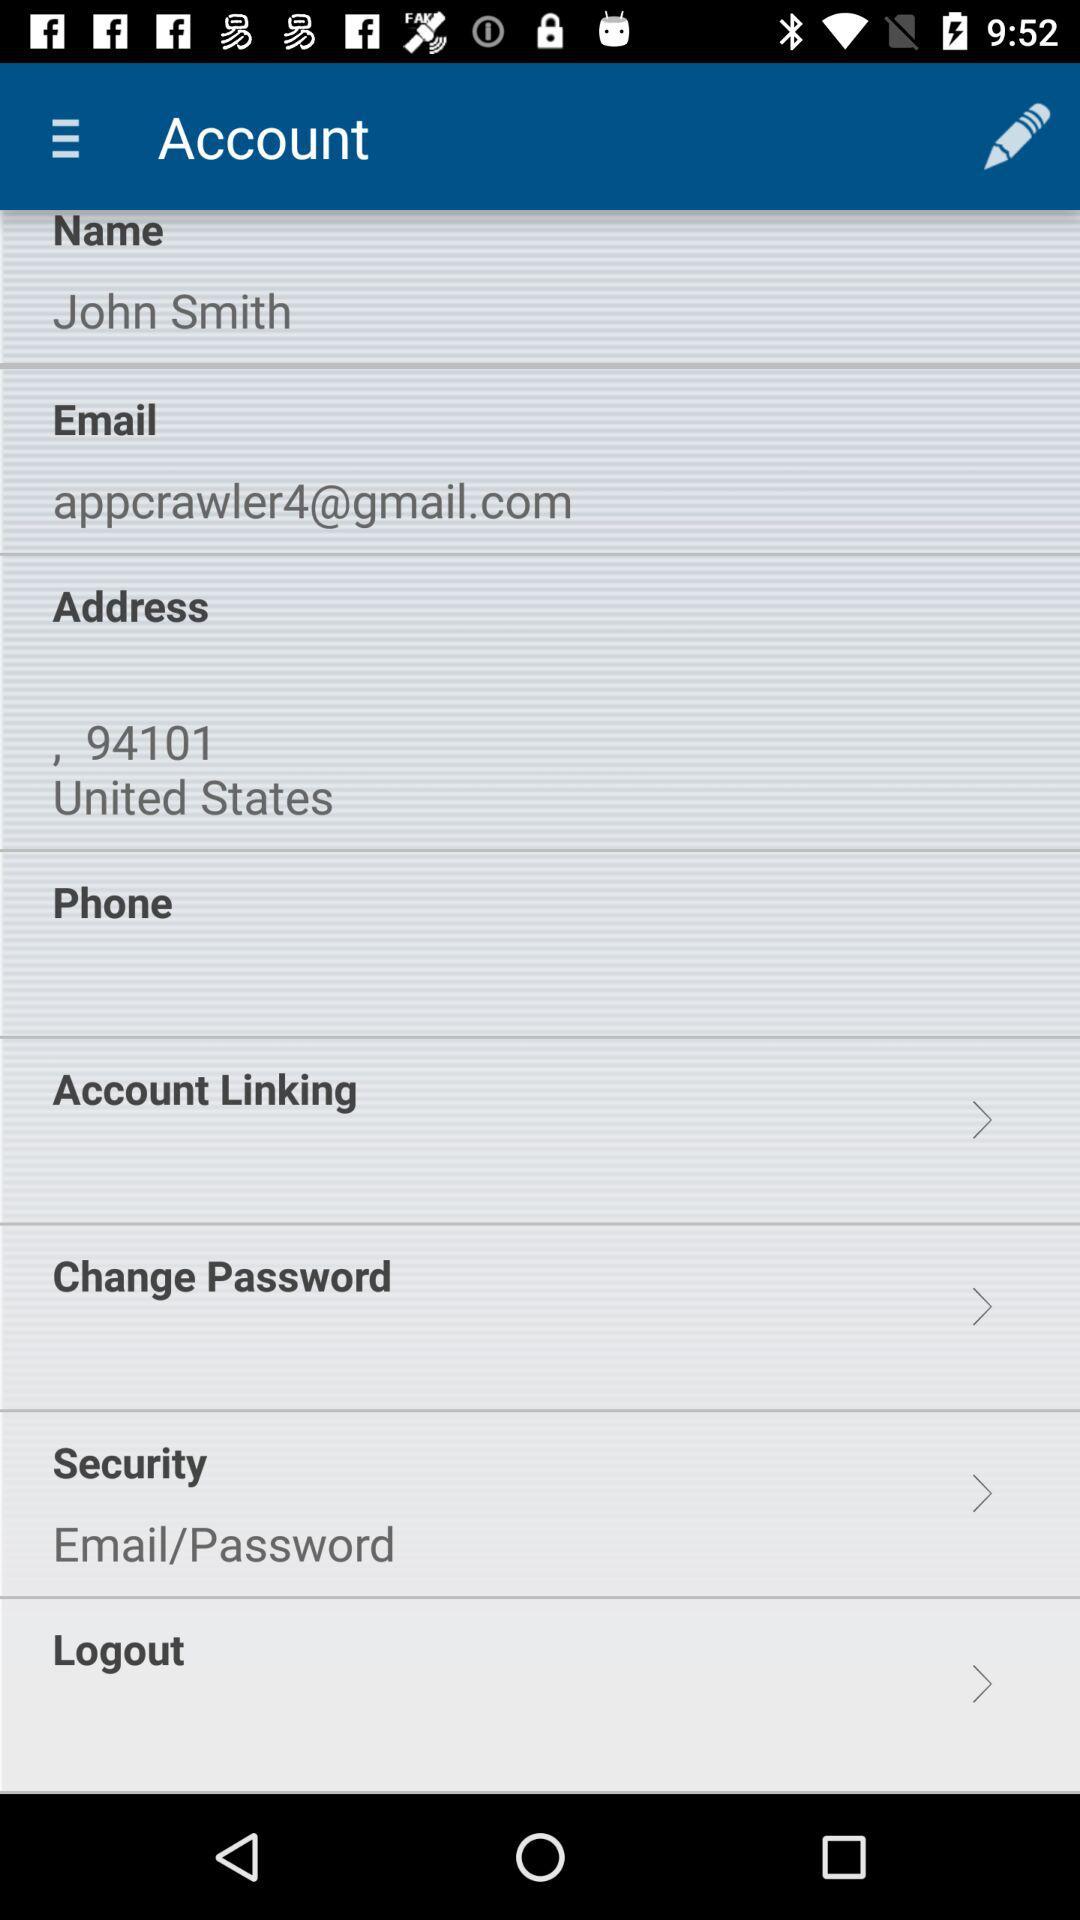  I want to click on the arrow_forward icon, so click(981, 1493).